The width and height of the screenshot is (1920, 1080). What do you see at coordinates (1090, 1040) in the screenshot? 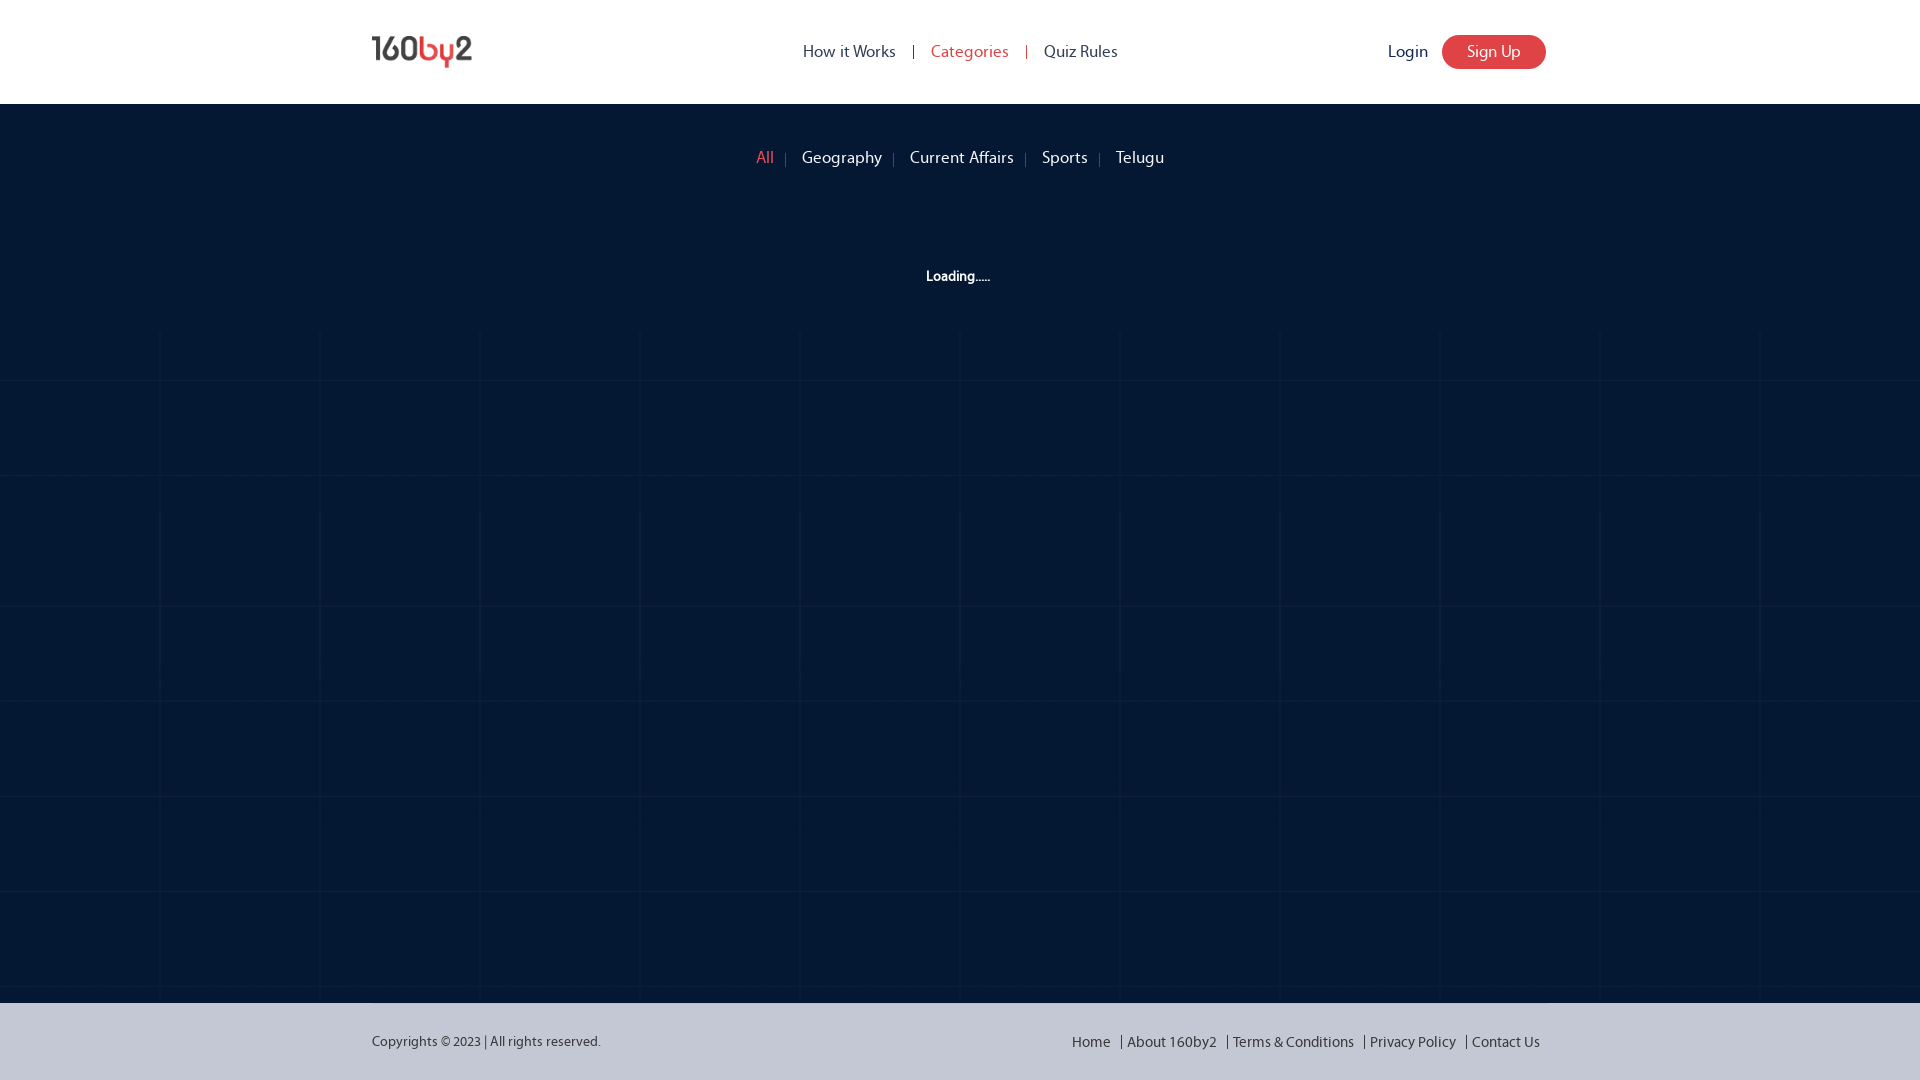
I see `'Home'` at bounding box center [1090, 1040].